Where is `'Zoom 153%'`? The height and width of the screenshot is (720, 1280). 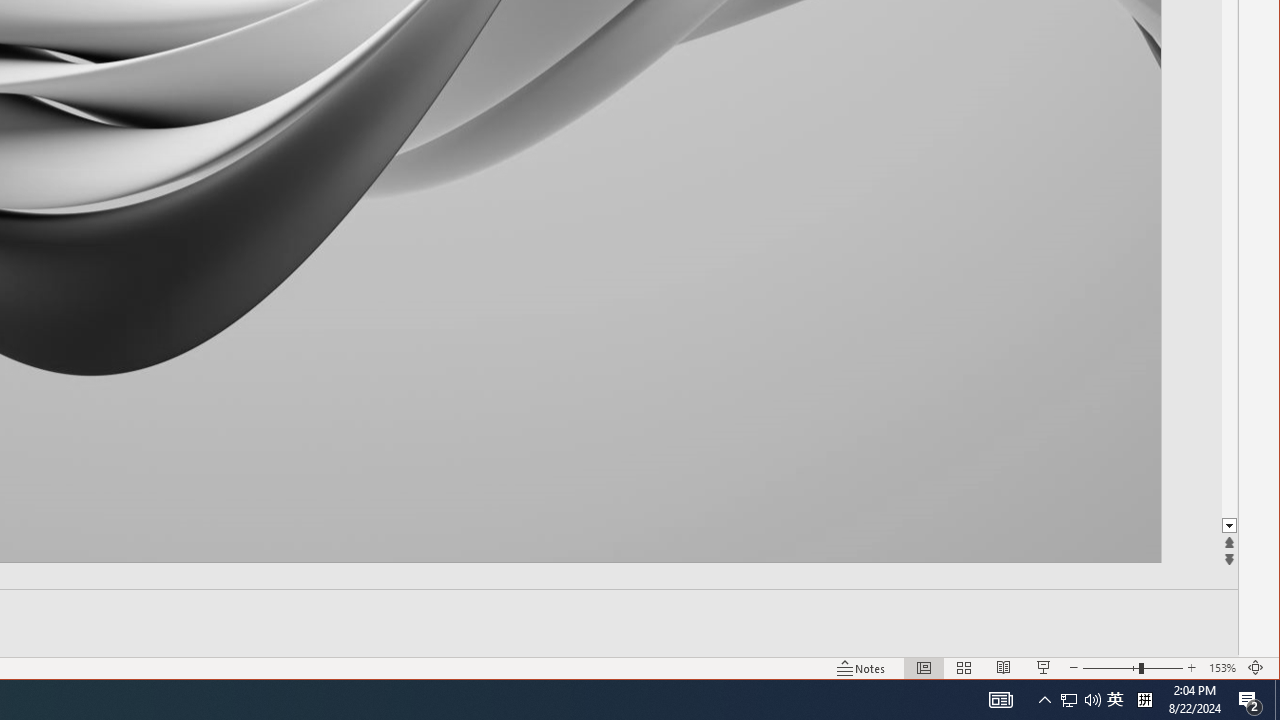
'Zoom 153%' is located at coordinates (1221, 668).